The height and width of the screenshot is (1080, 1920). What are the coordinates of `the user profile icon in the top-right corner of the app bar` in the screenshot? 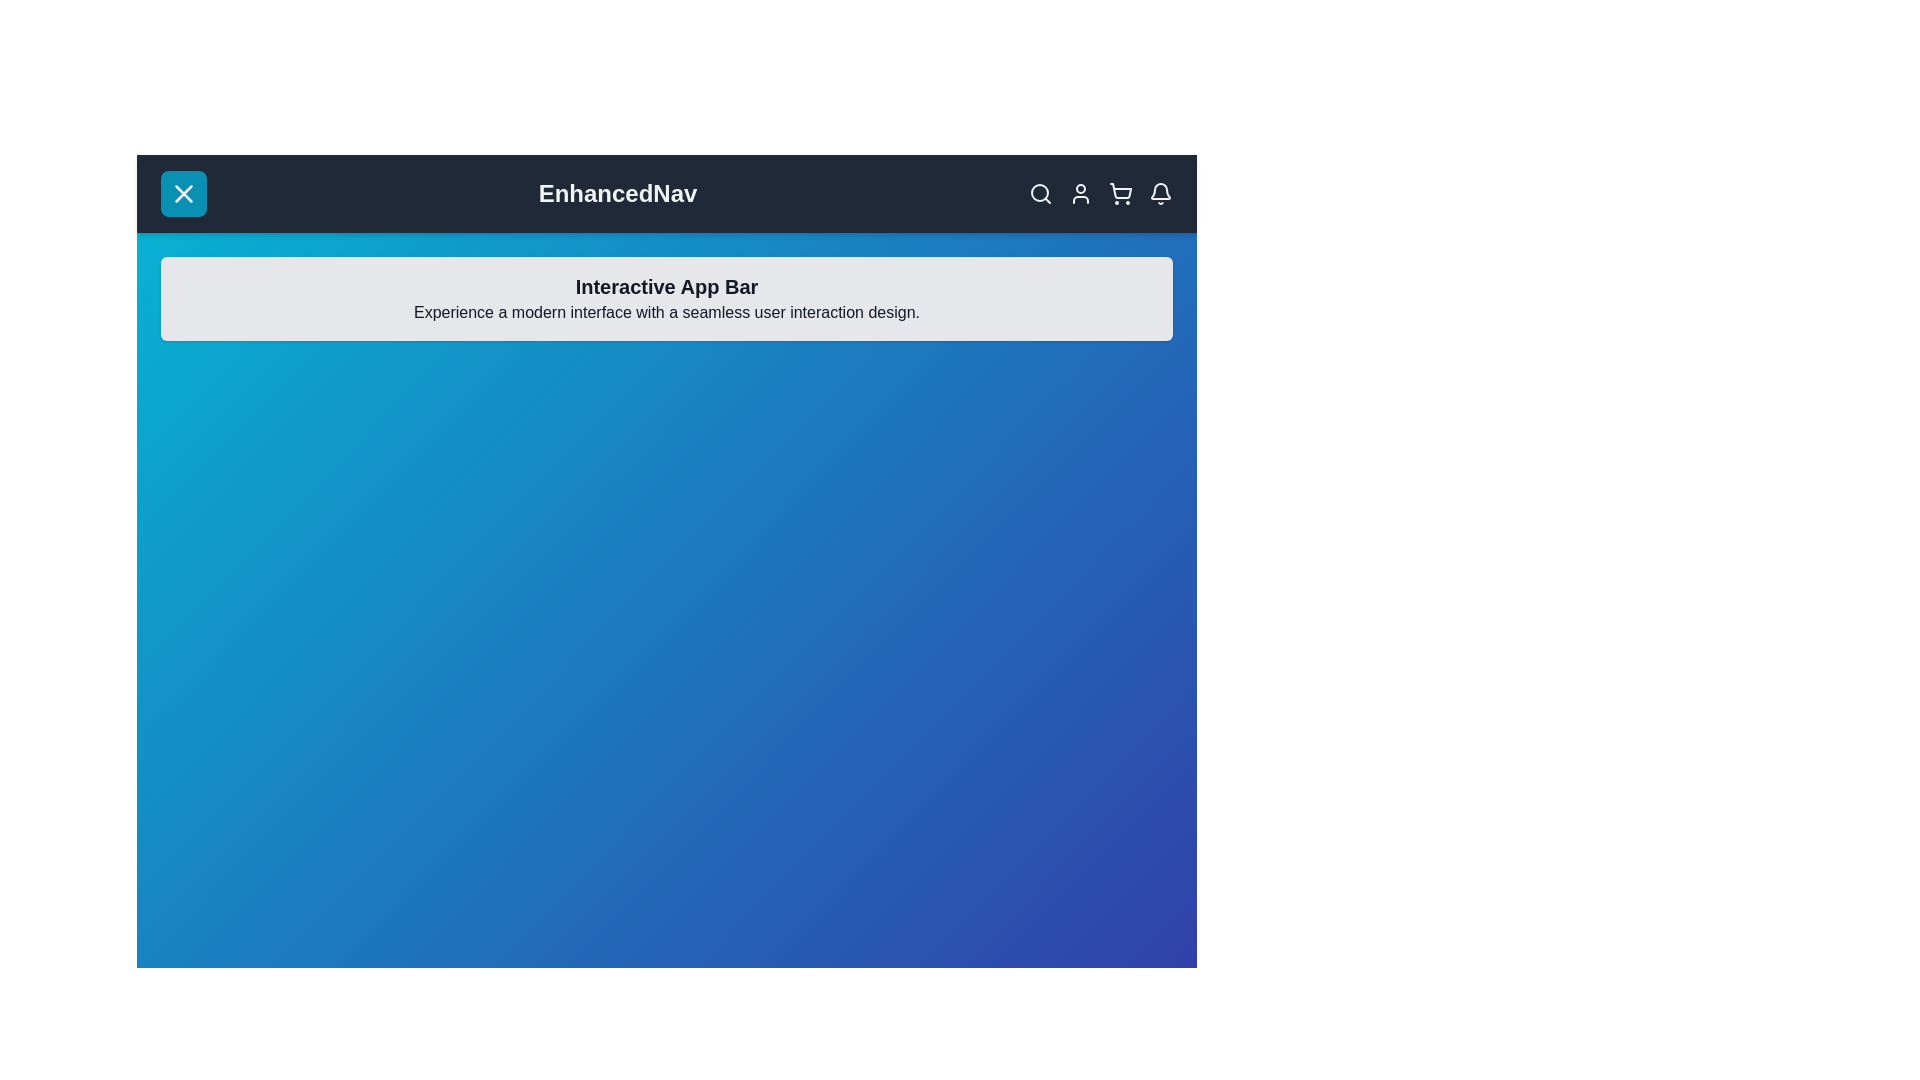 It's located at (1079, 193).